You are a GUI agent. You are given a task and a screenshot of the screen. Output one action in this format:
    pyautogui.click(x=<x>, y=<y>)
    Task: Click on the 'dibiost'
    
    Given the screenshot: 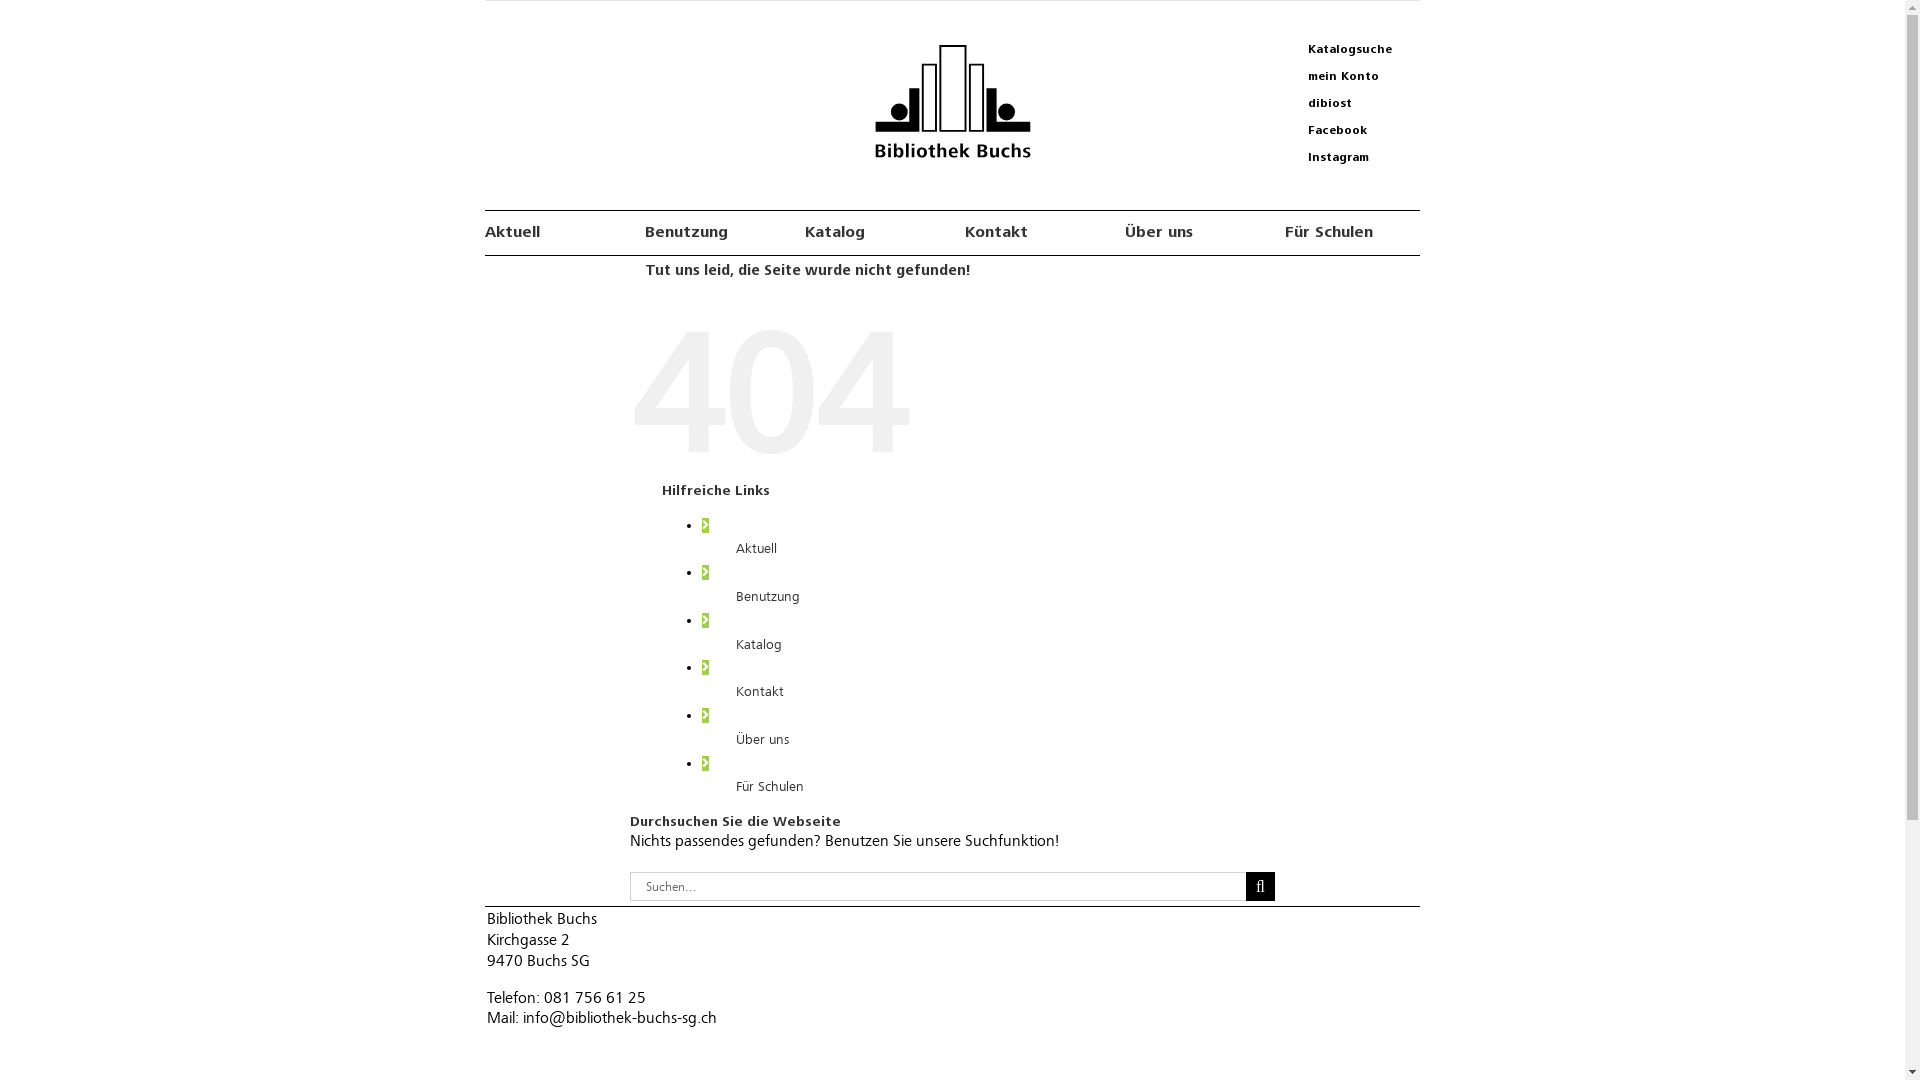 What is the action you would take?
    pyautogui.click(x=1280, y=104)
    